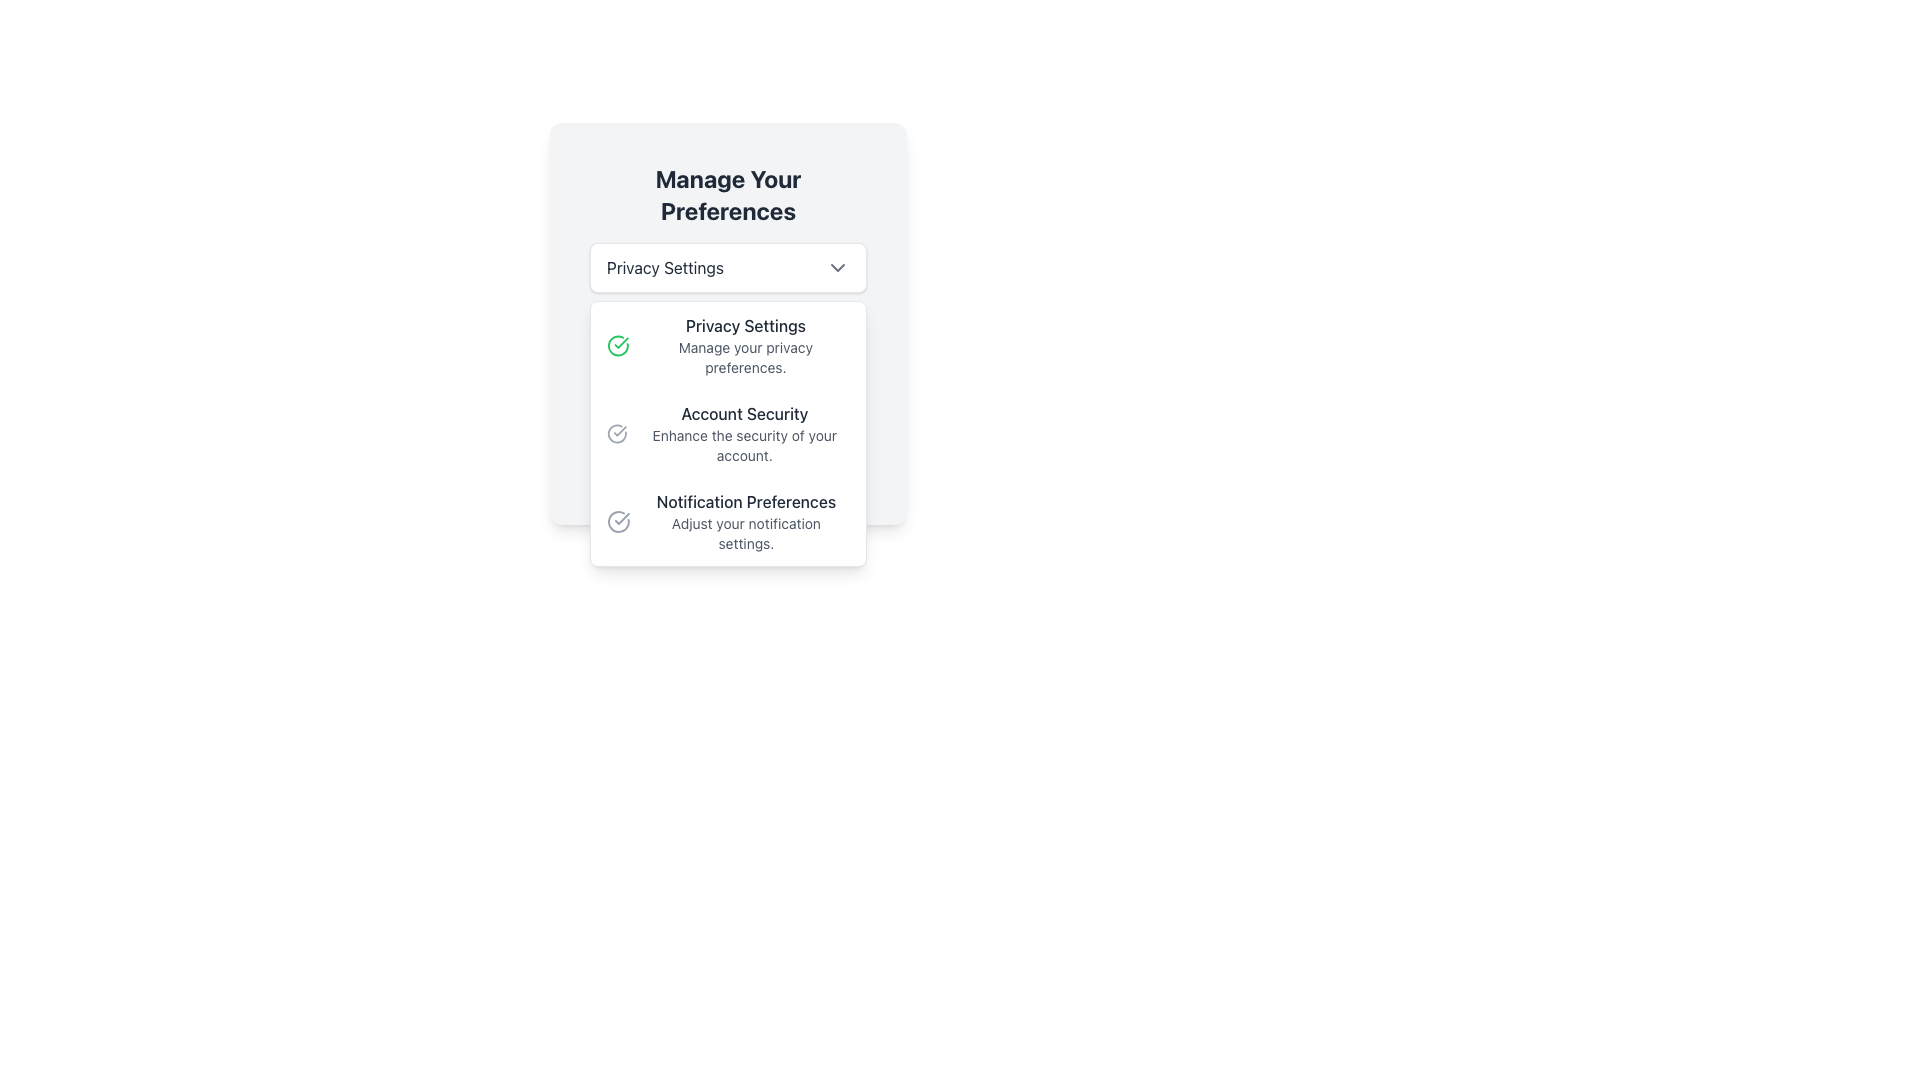  I want to click on the notification preferences icon, which is the leading icon to the left of the text 'Notification Preferences' in the dropdown menu, indicating that this option is active or selected, so click(617, 520).